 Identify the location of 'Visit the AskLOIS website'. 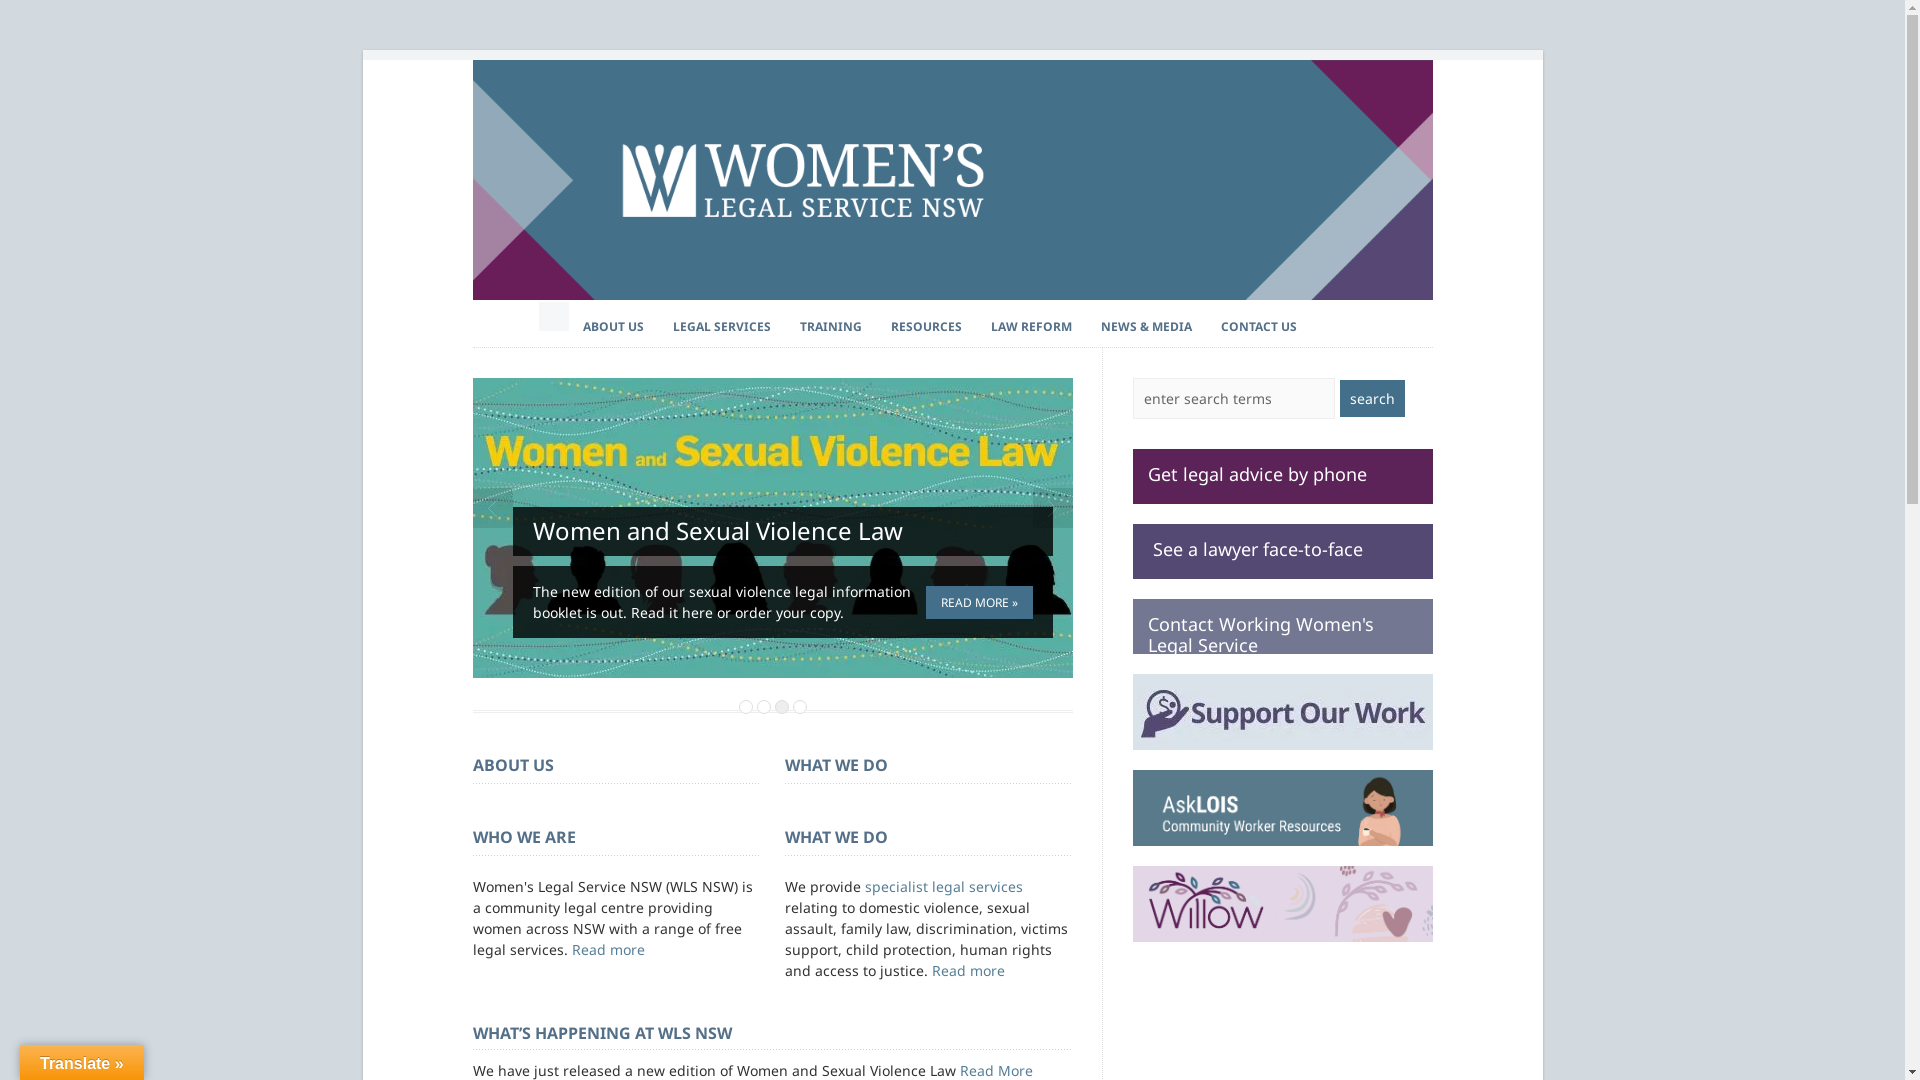
(1132, 806).